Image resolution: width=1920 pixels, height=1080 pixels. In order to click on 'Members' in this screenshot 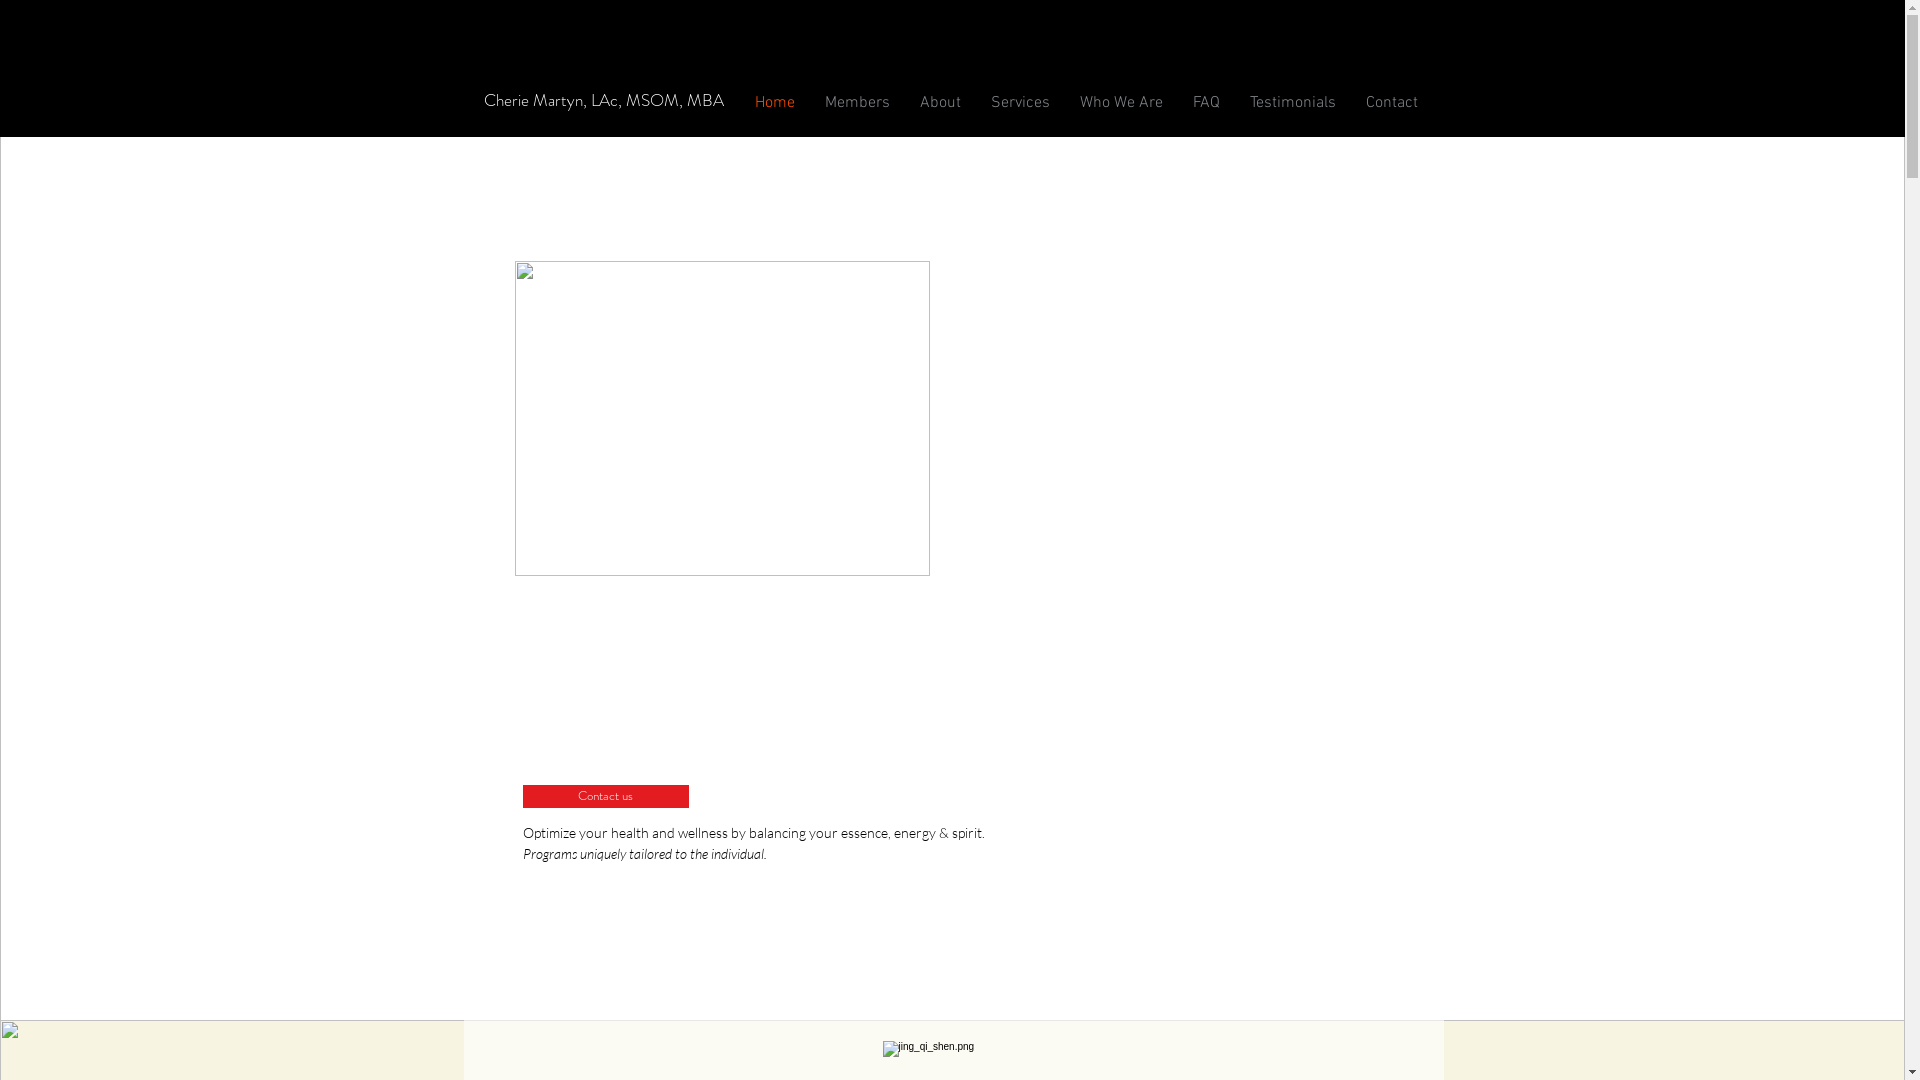, I will do `click(857, 103)`.